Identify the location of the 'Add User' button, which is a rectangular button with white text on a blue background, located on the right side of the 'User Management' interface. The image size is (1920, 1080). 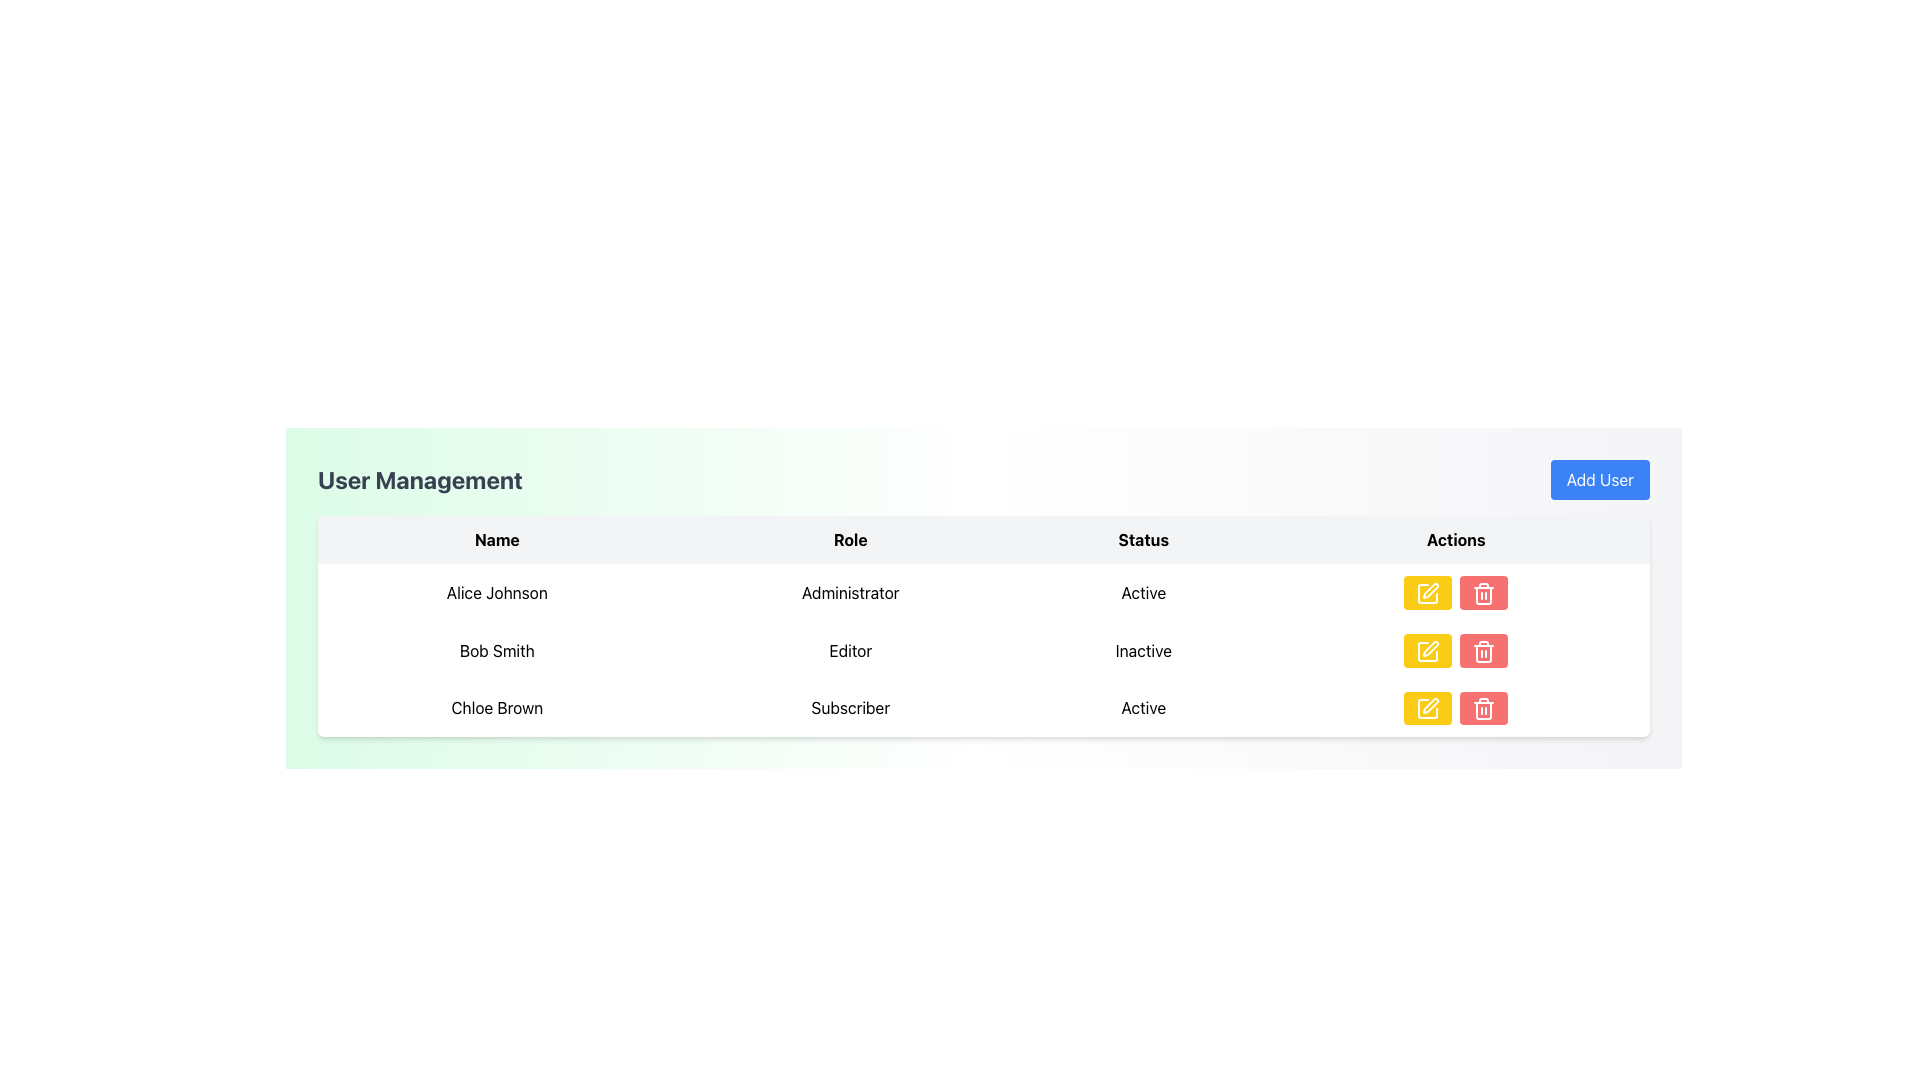
(1598, 479).